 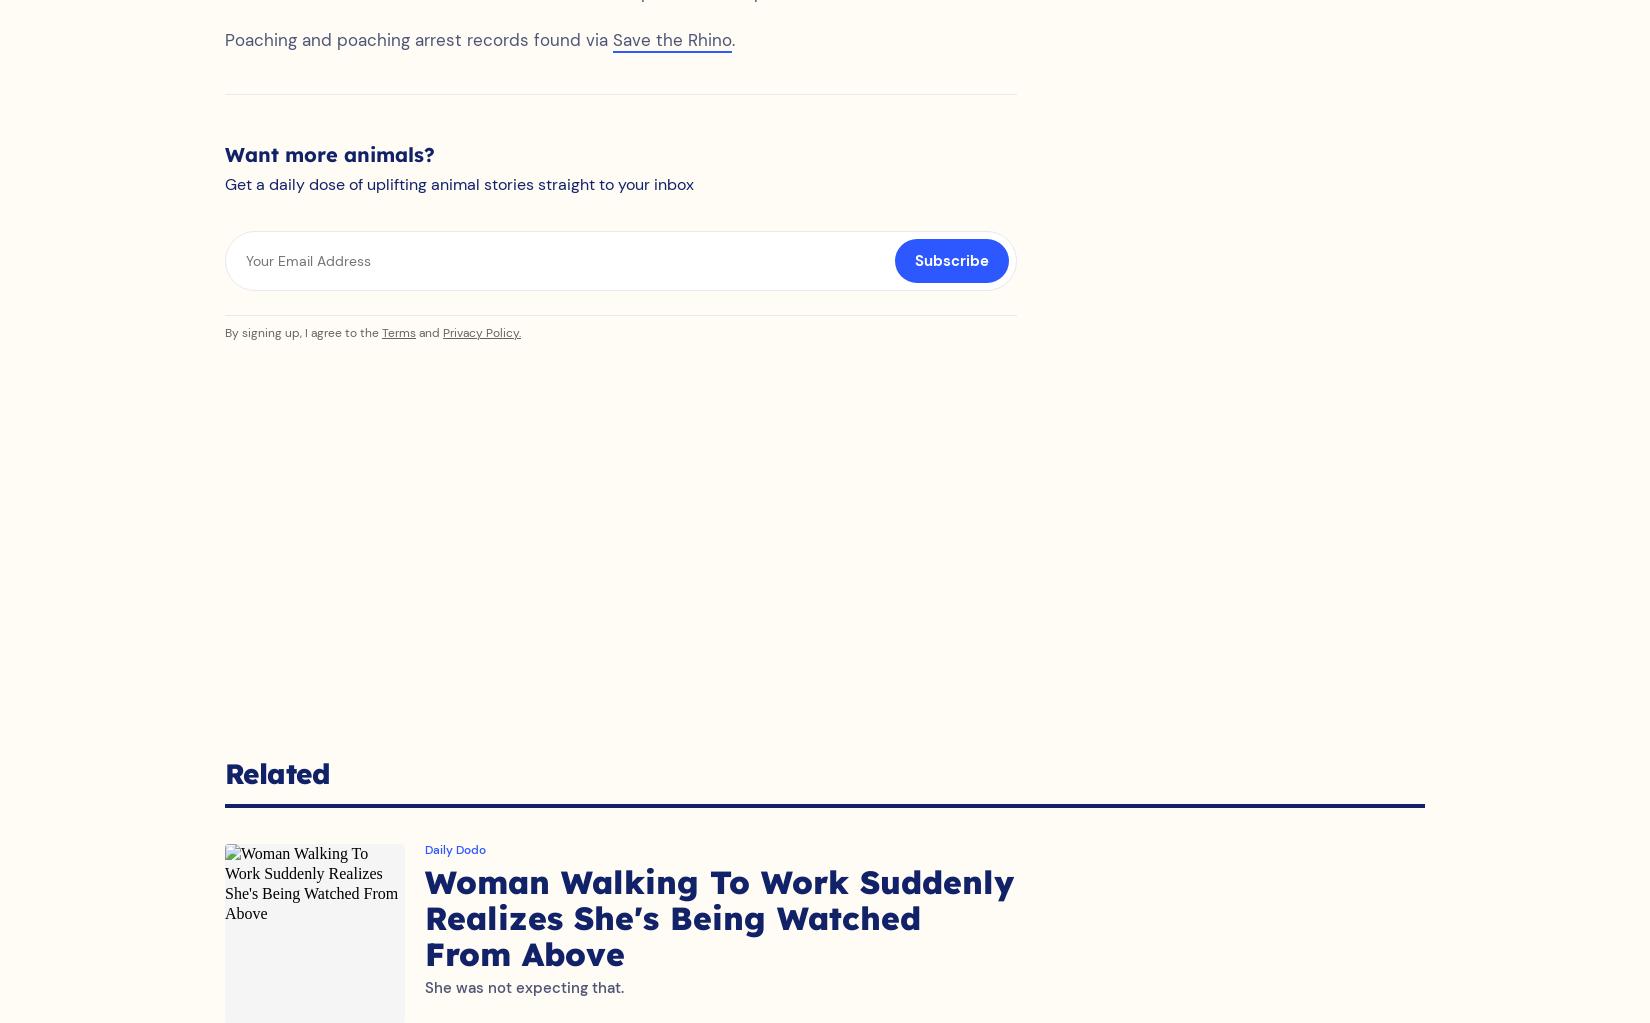 I want to click on 'Subscribe', so click(x=952, y=280).